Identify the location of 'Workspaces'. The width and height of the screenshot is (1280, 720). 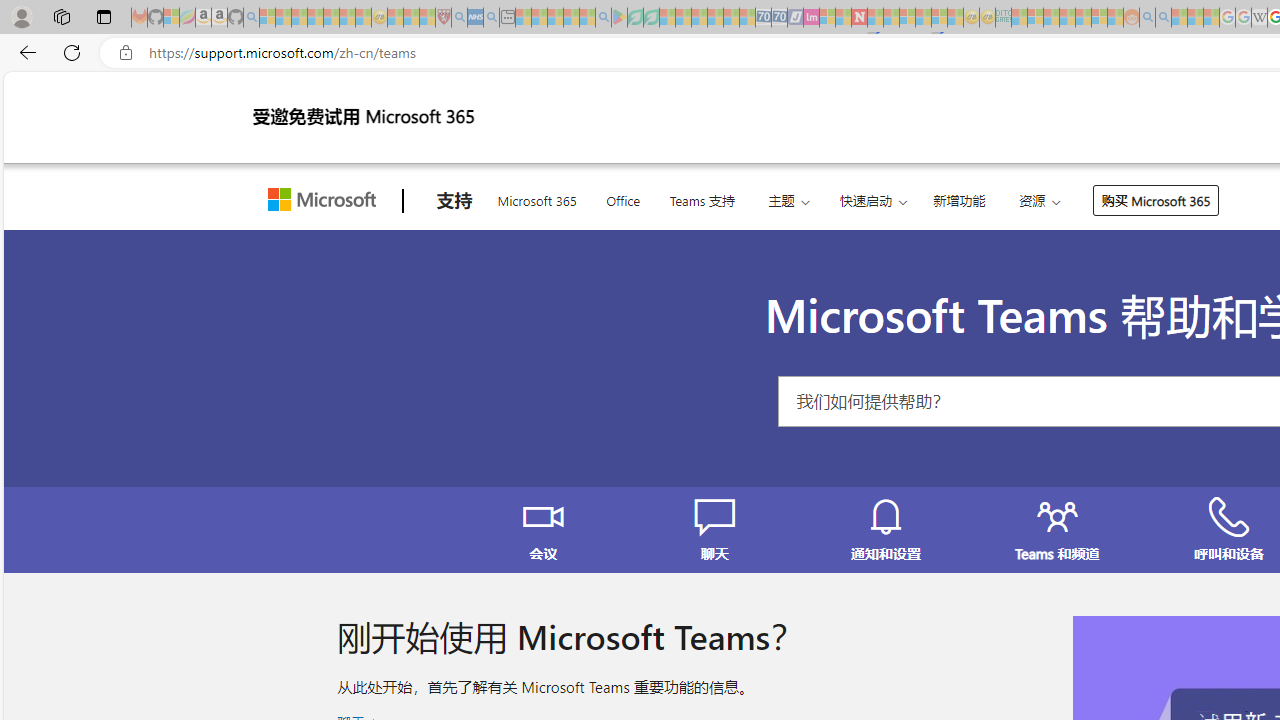
(61, 16).